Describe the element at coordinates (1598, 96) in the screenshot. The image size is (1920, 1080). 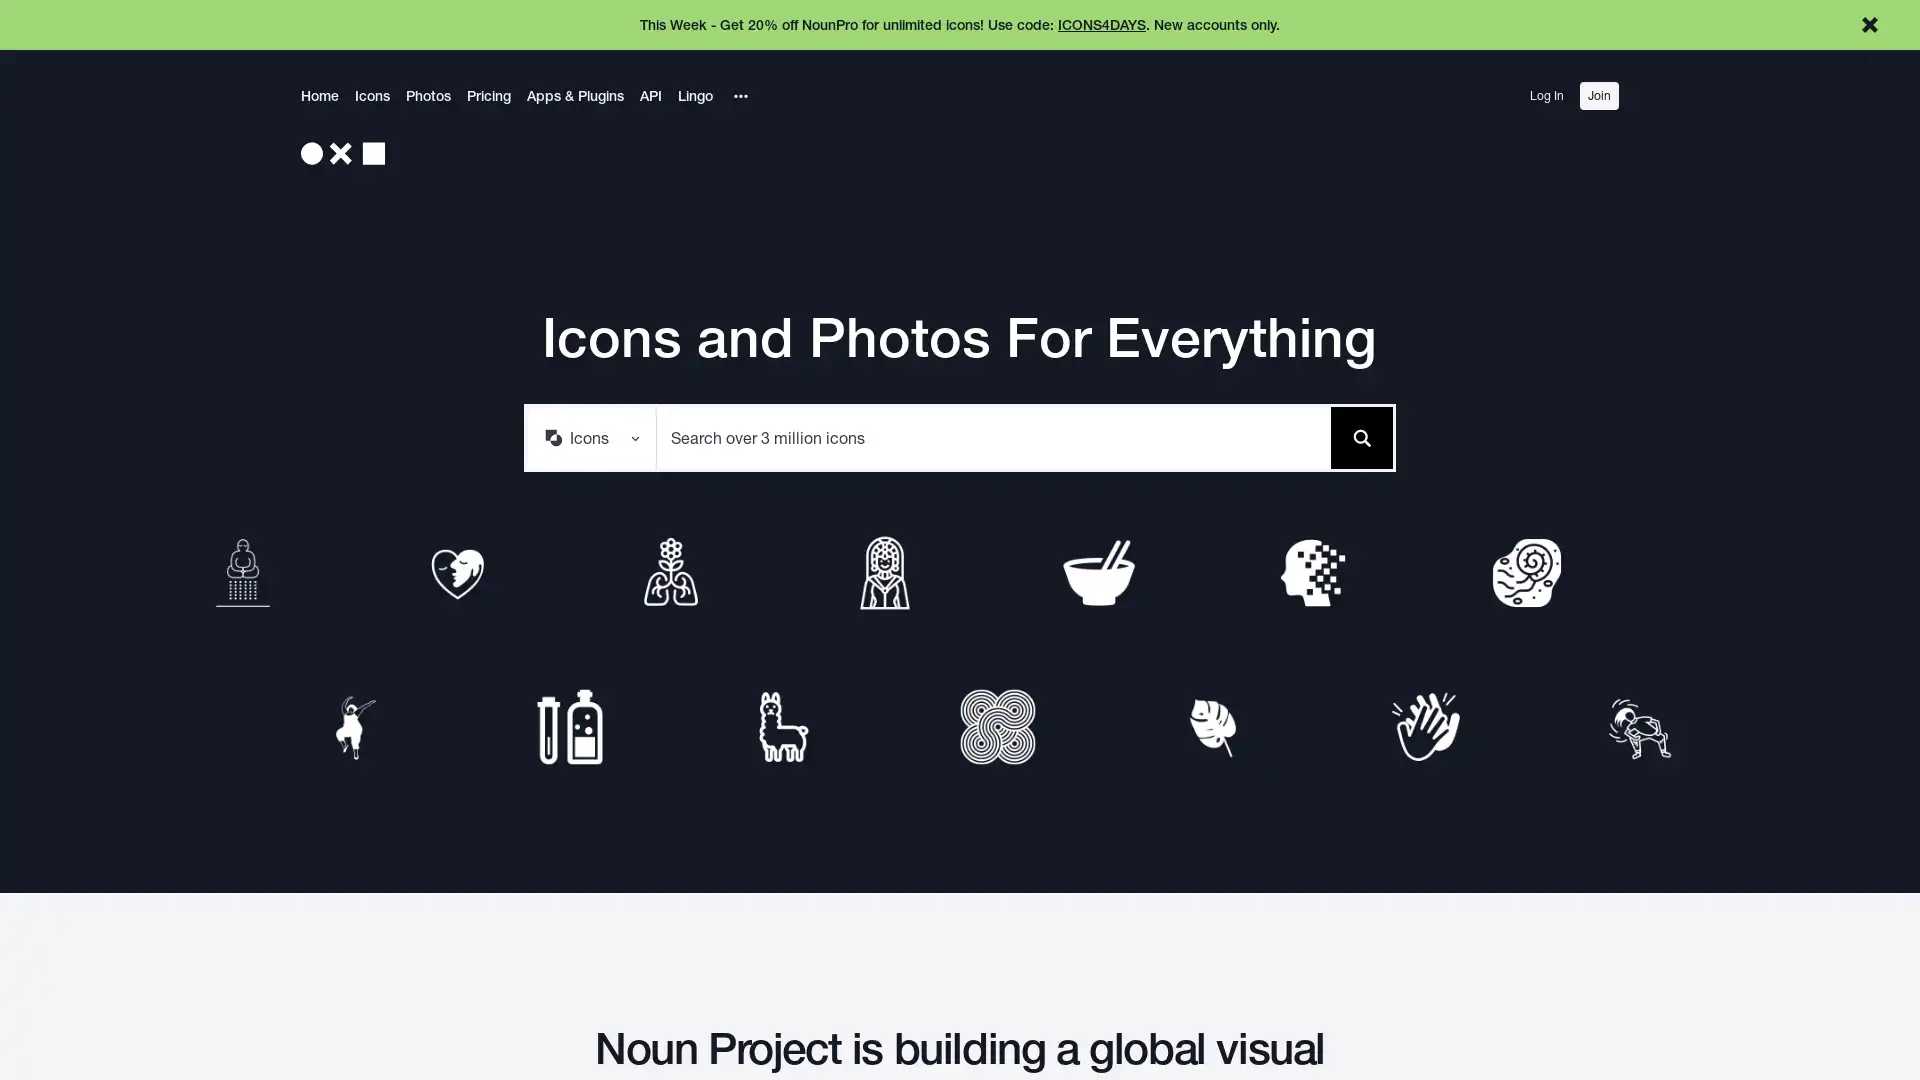
I see `Join` at that location.